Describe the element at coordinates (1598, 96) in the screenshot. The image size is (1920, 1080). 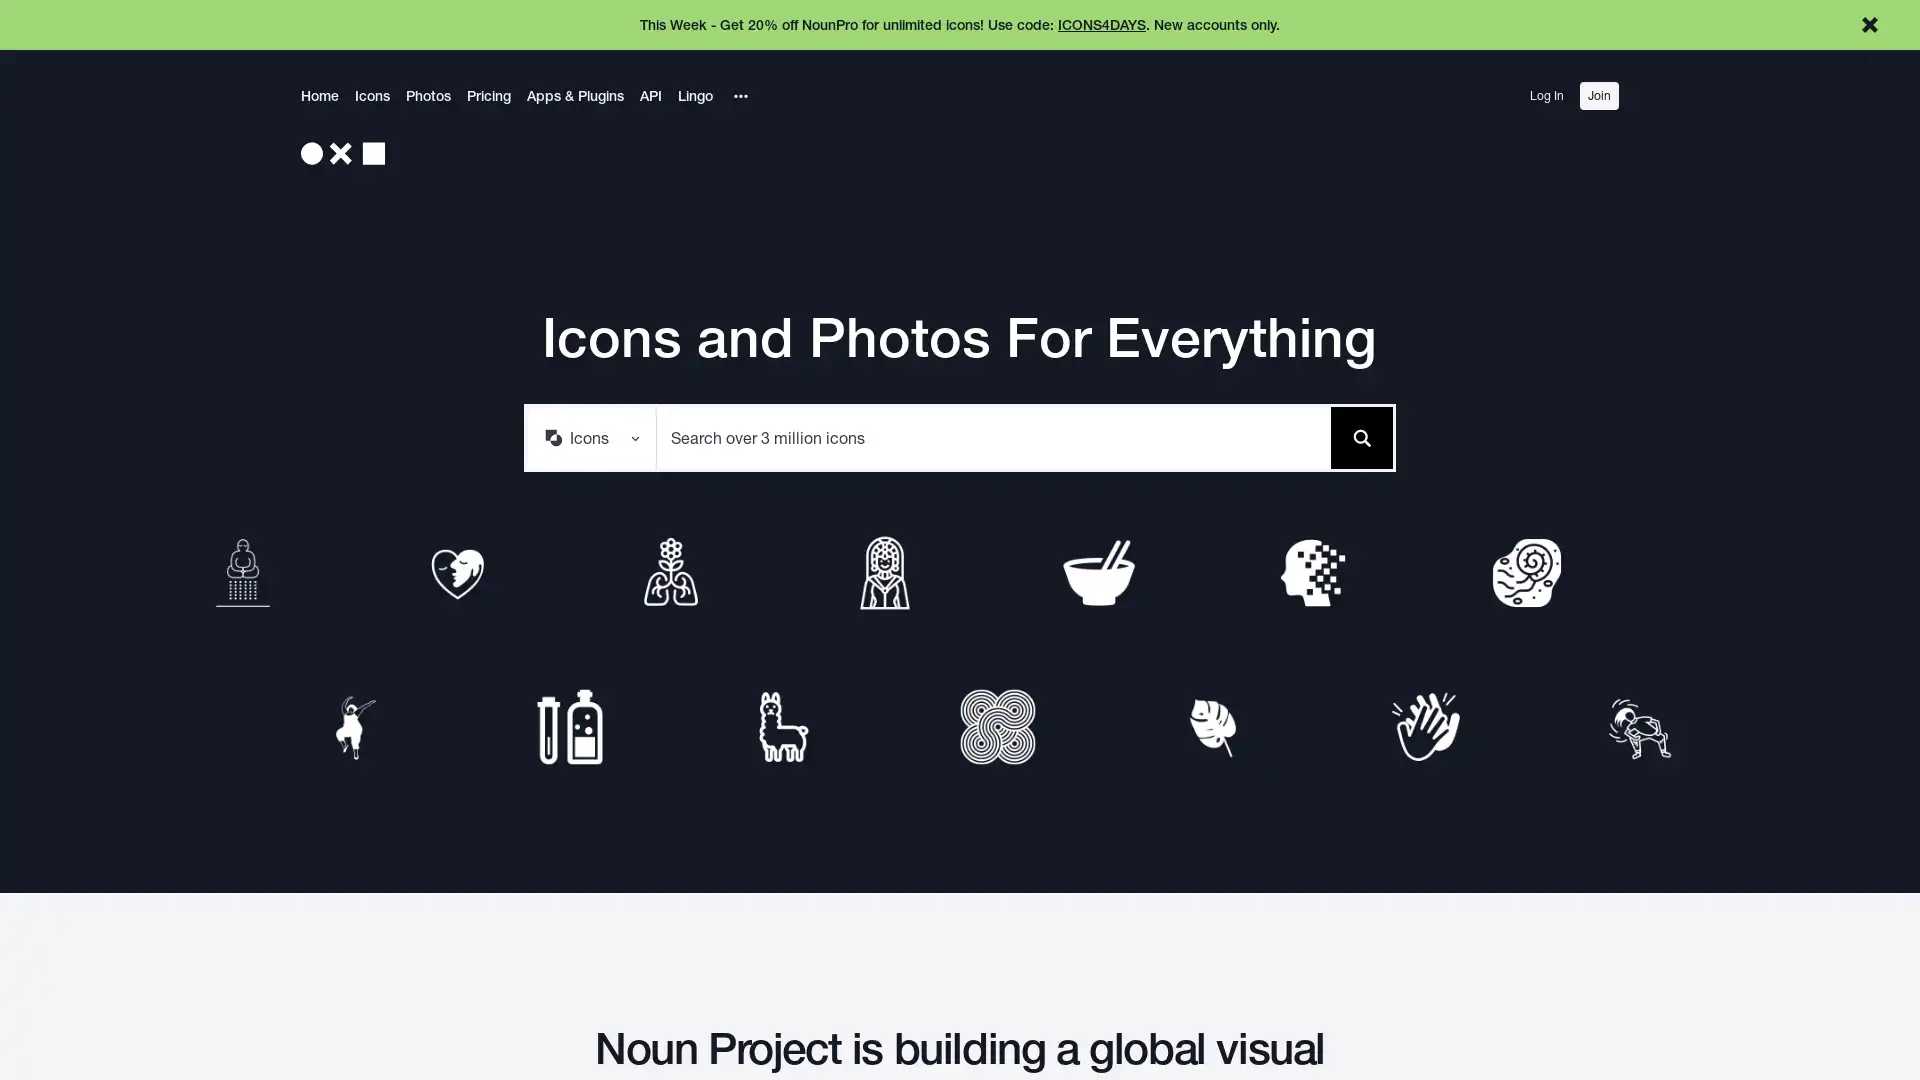
I see `Join` at that location.